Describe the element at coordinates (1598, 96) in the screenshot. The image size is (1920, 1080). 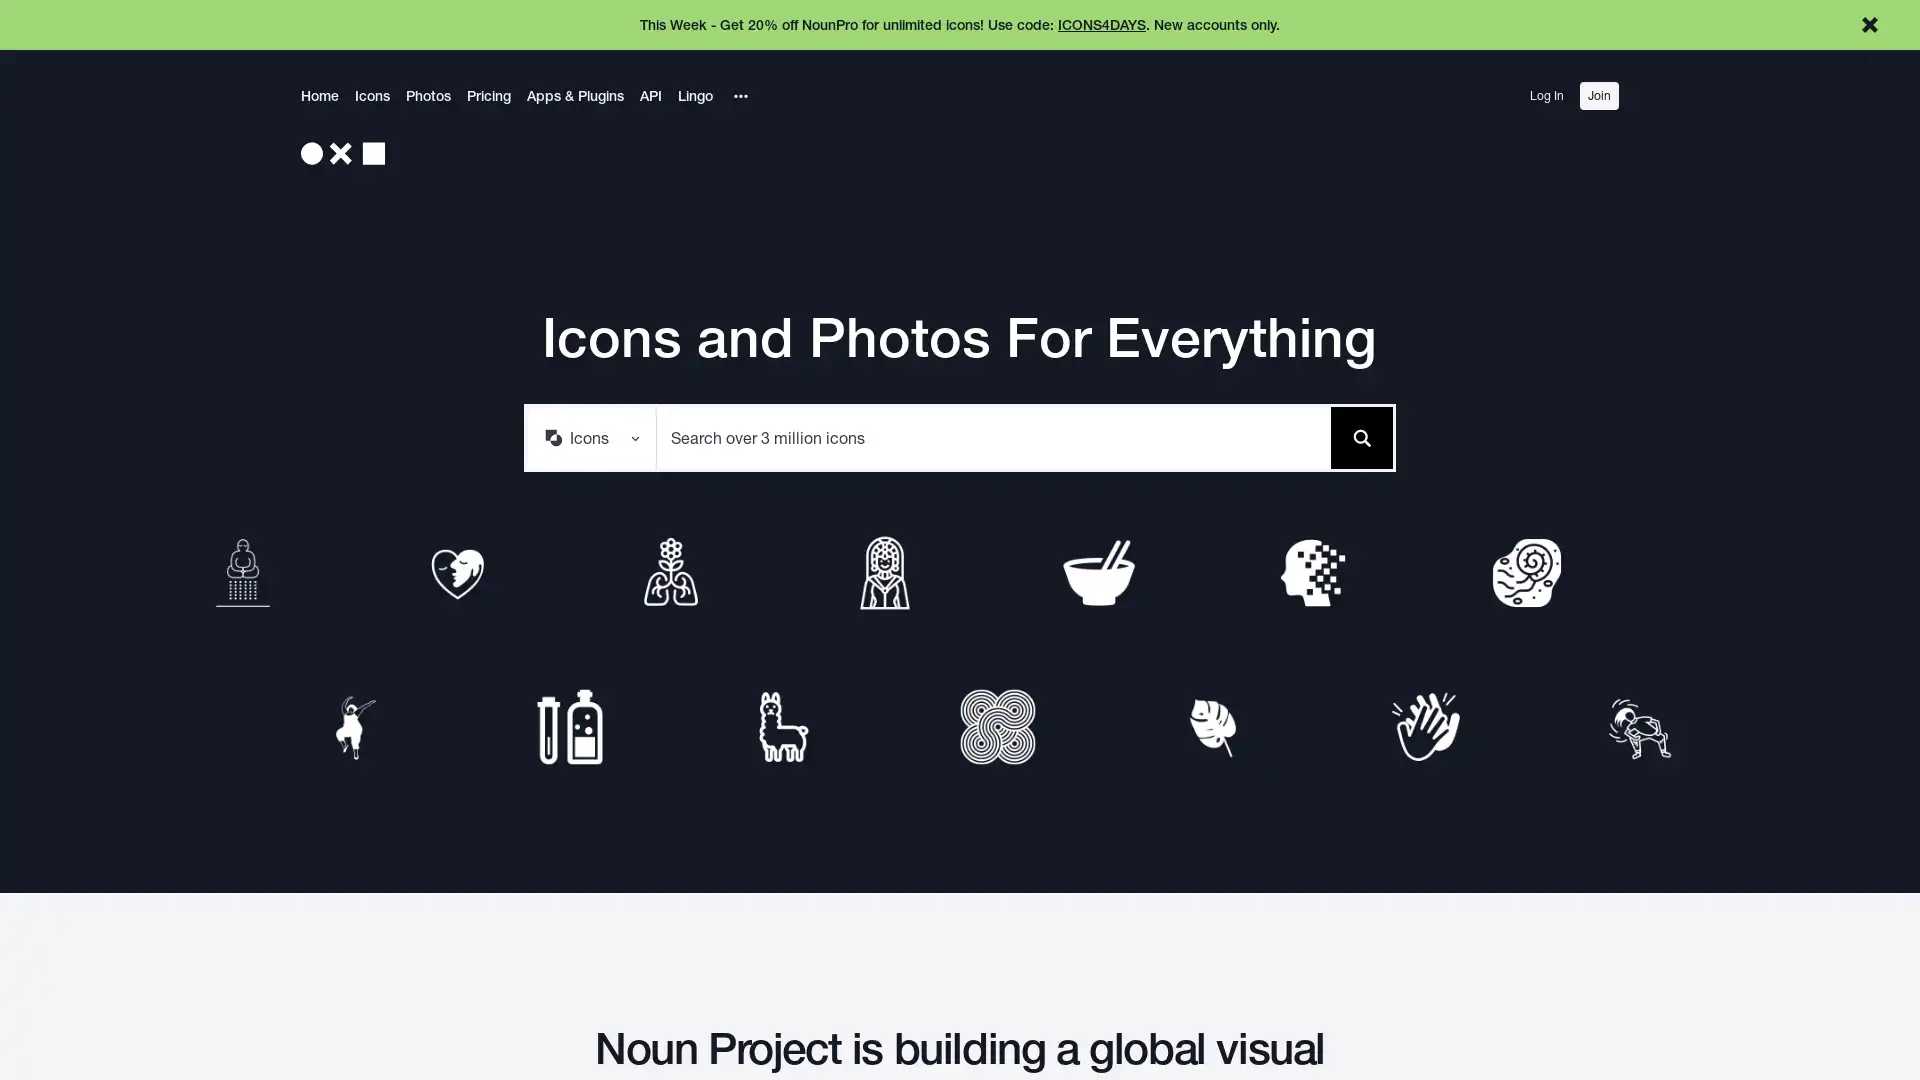
I see `Join` at that location.